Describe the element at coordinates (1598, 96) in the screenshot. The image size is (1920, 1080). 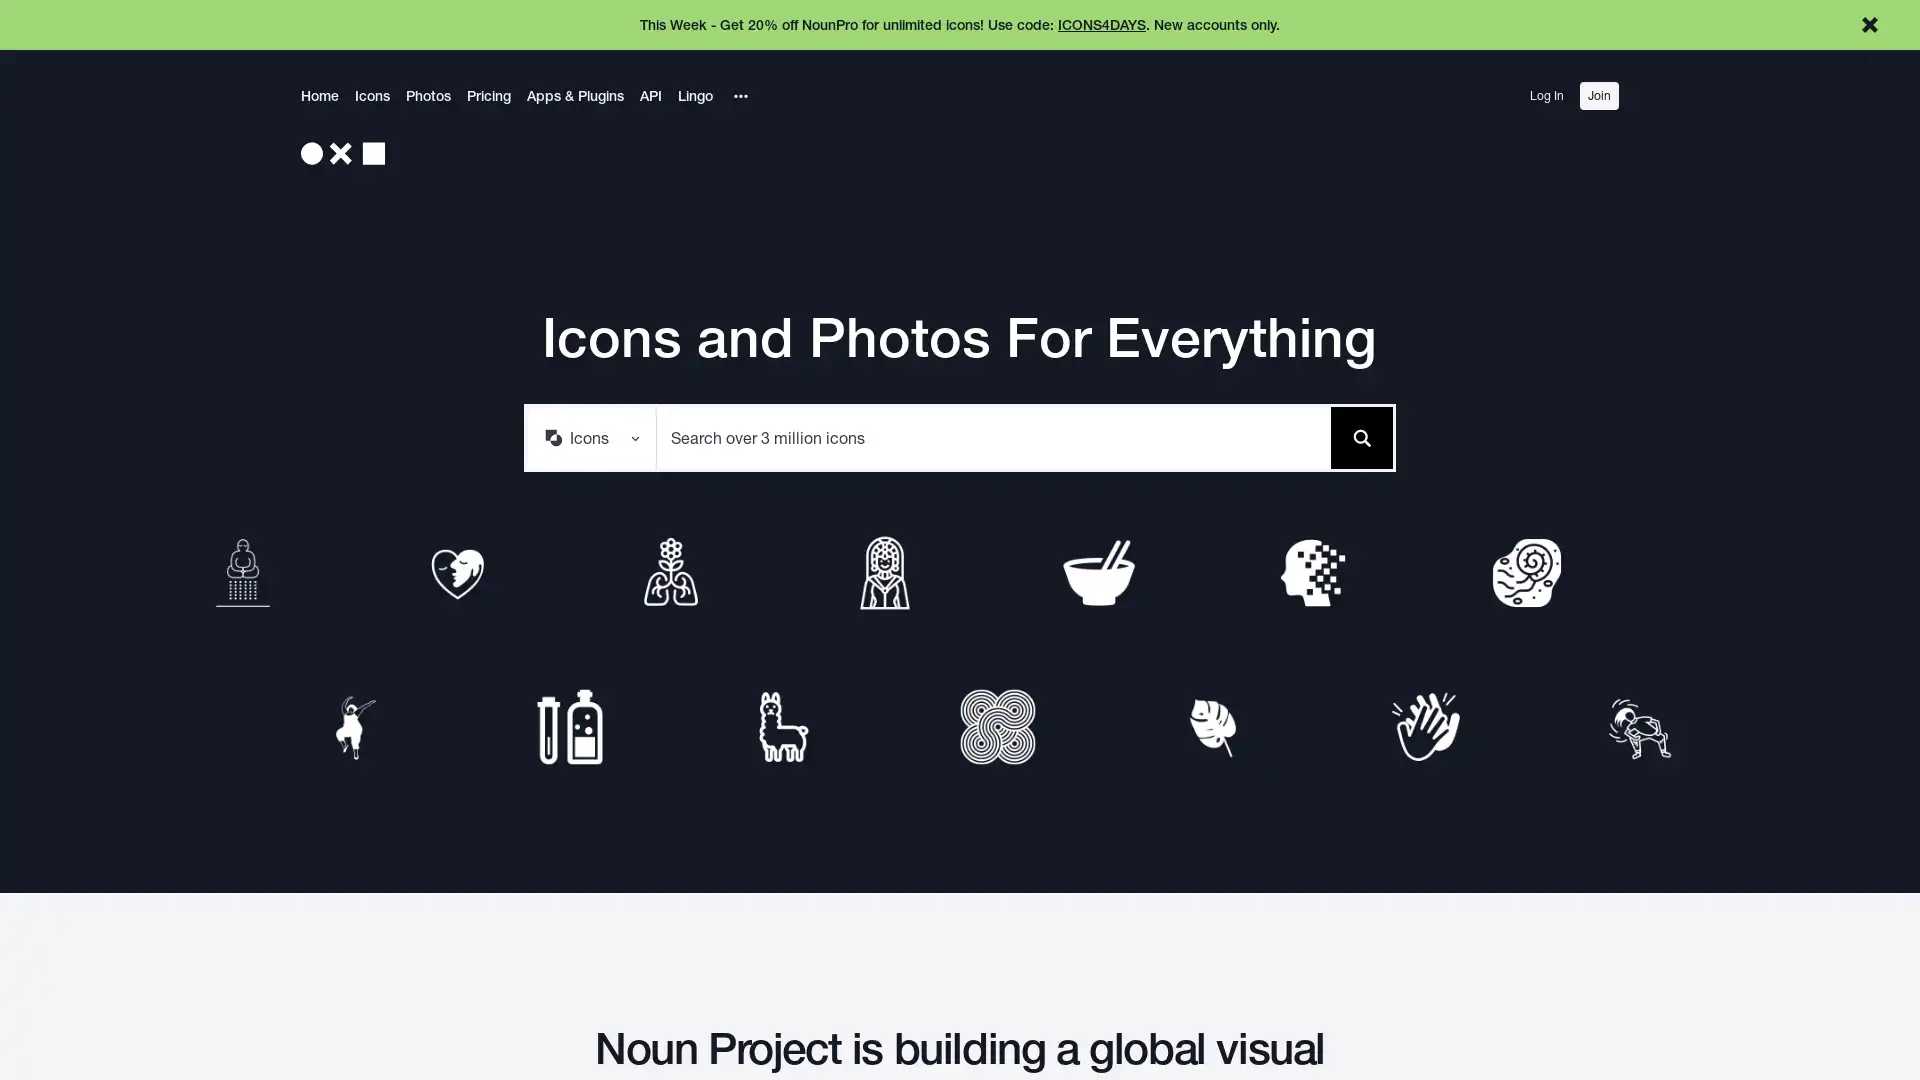
I see `Join` at that location.